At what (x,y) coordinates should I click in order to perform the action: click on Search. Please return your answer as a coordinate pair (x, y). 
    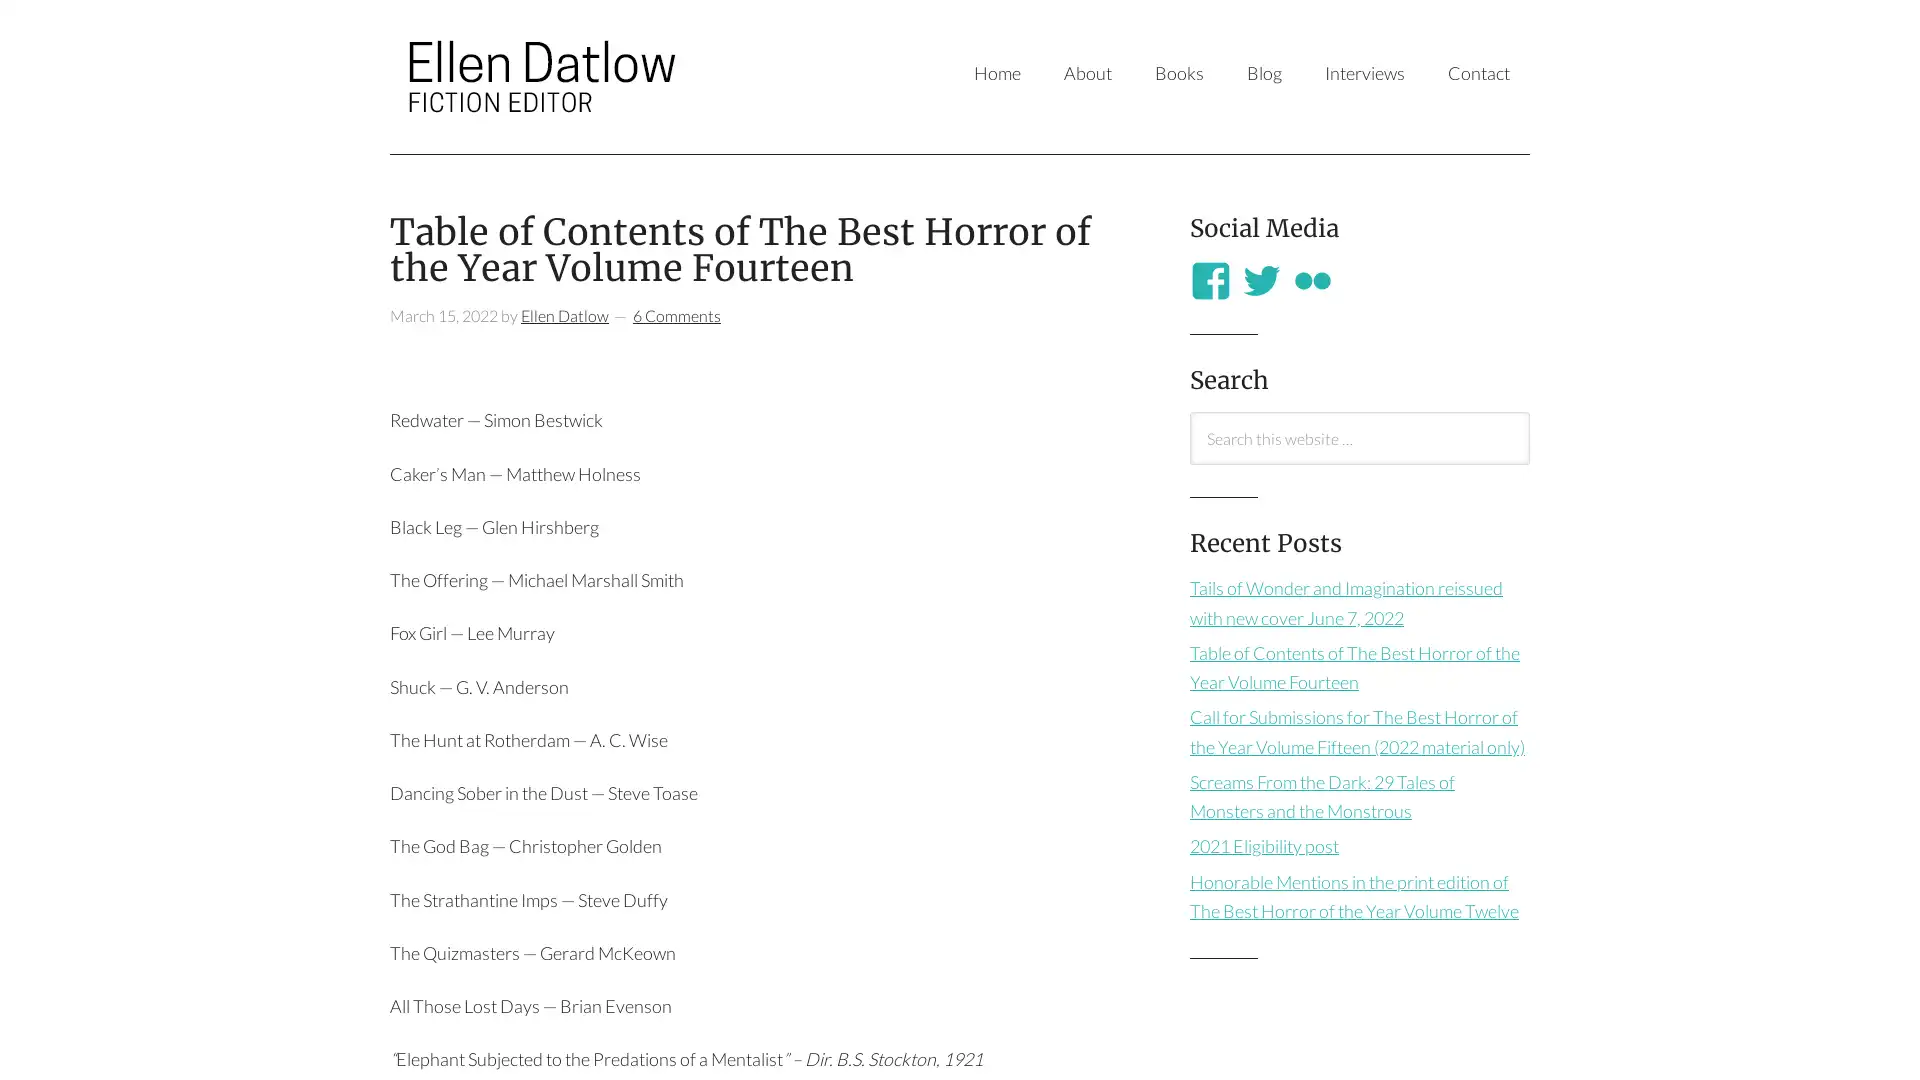
    Looking at the image, I should click on (1189, 463).